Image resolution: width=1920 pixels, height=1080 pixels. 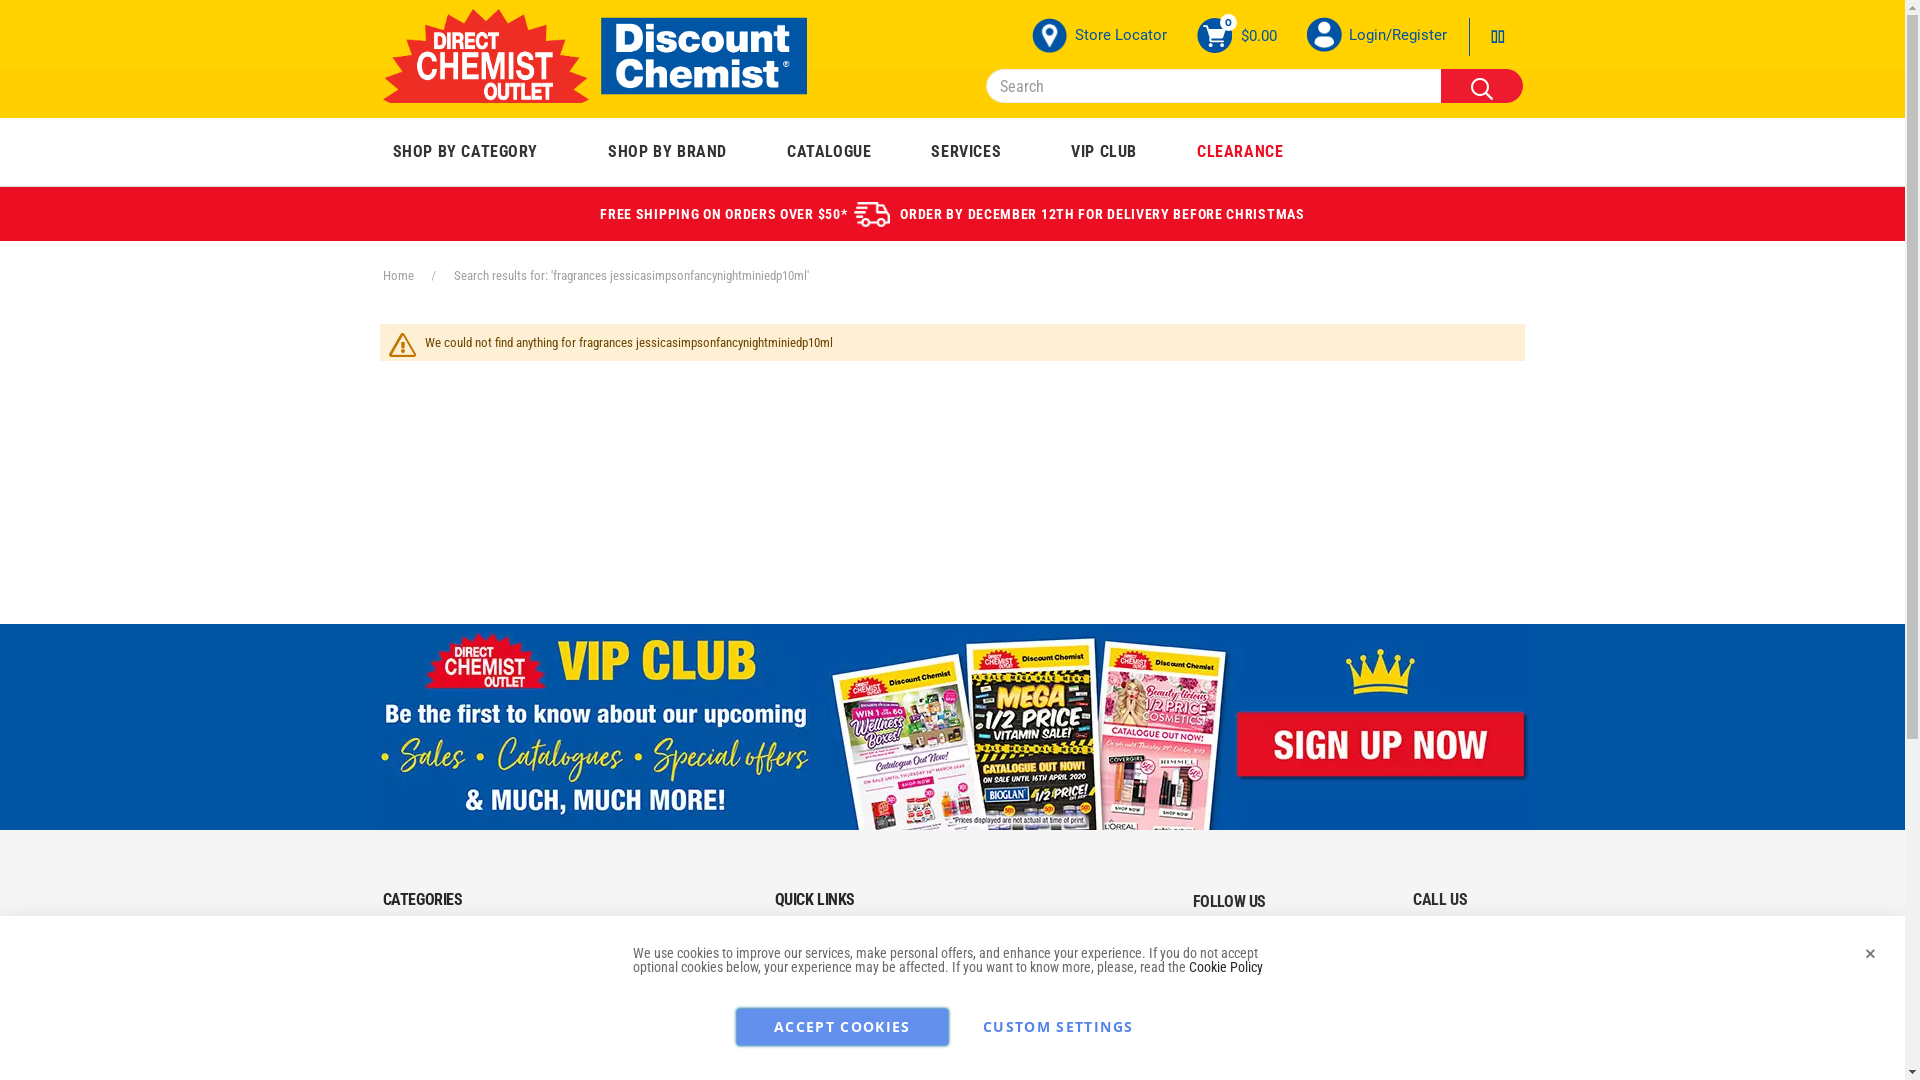 What do you see at coordinates (795, 945) in the screenshot?
I see `'About Us'` at bounding box center [795, 945].